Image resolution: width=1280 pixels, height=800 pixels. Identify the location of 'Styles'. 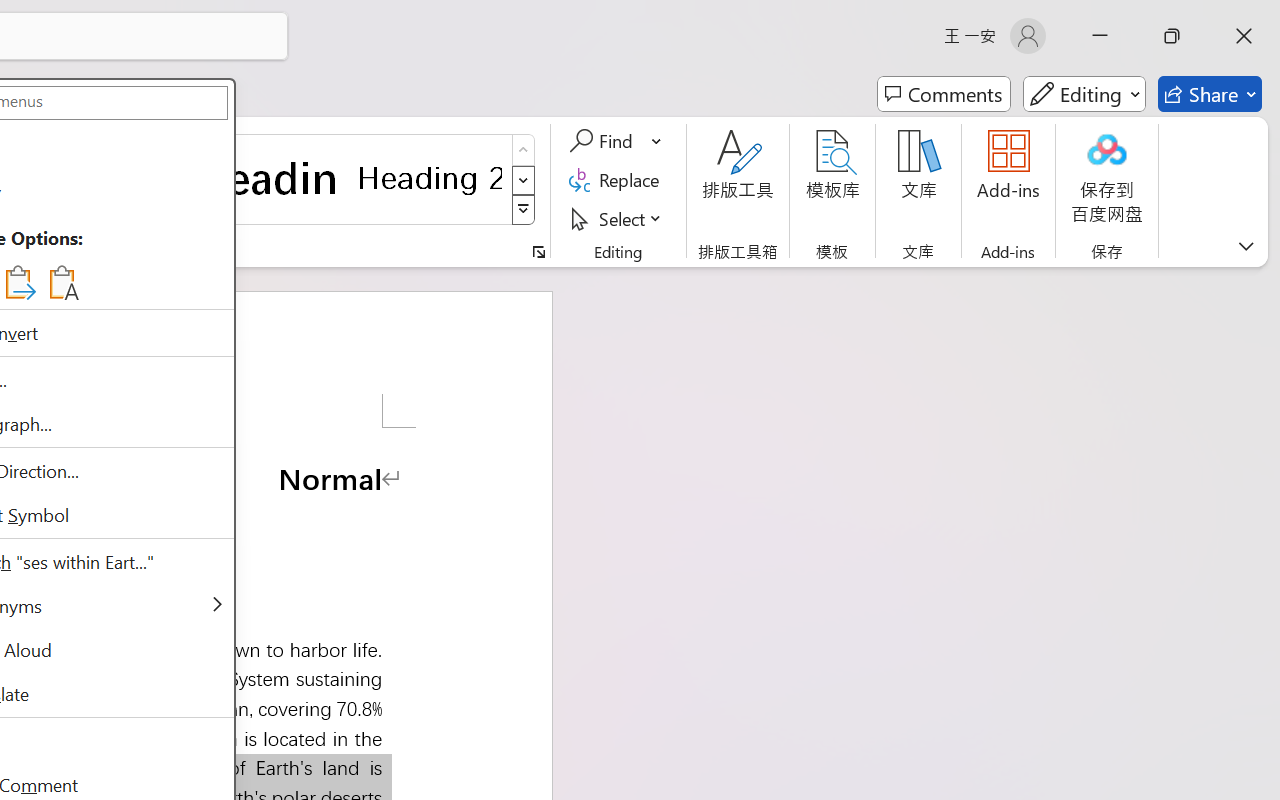
(523, 210).